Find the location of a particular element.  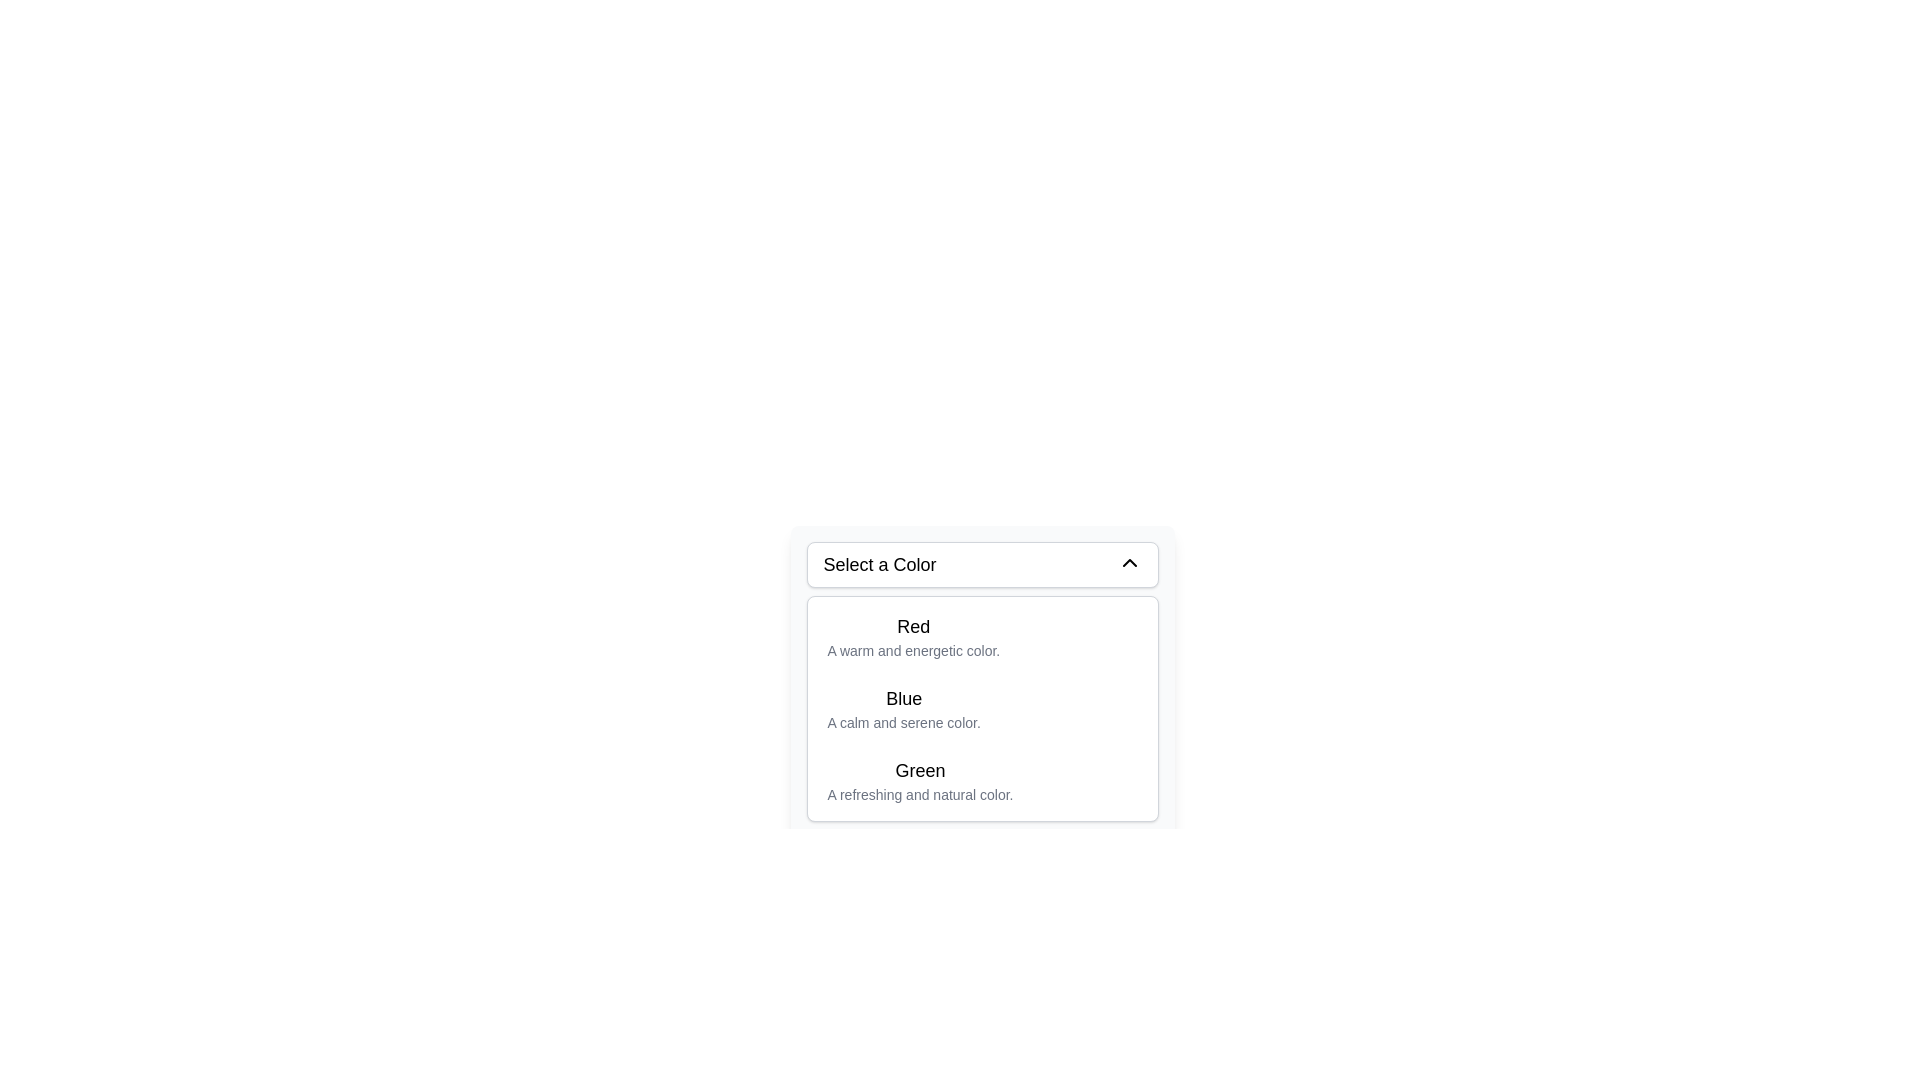

the 'Red' dropdown menu option in the 'Select a Color' dropdown is located at coordinates (982, 636).